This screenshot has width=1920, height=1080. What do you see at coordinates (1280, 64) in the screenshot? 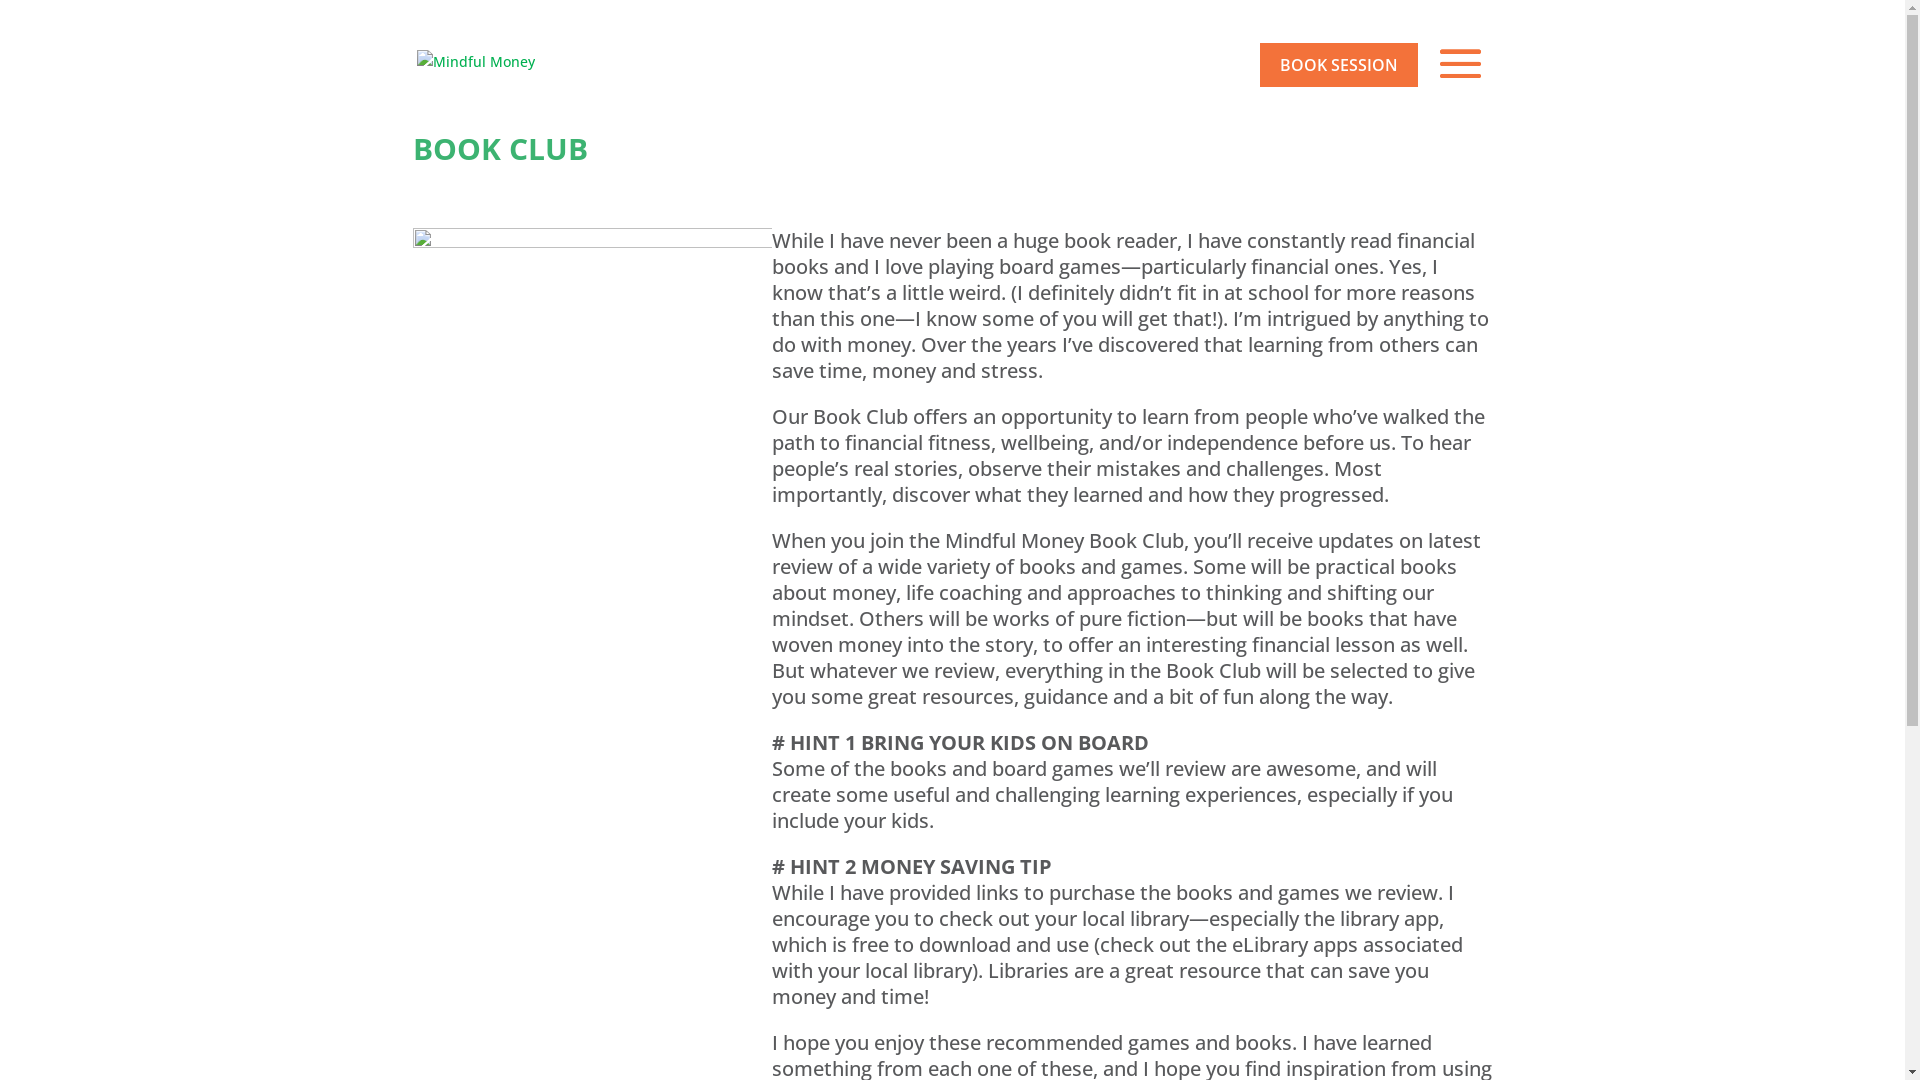
I see `'BOOK SESSION'` at bounding box center [1280, 64].